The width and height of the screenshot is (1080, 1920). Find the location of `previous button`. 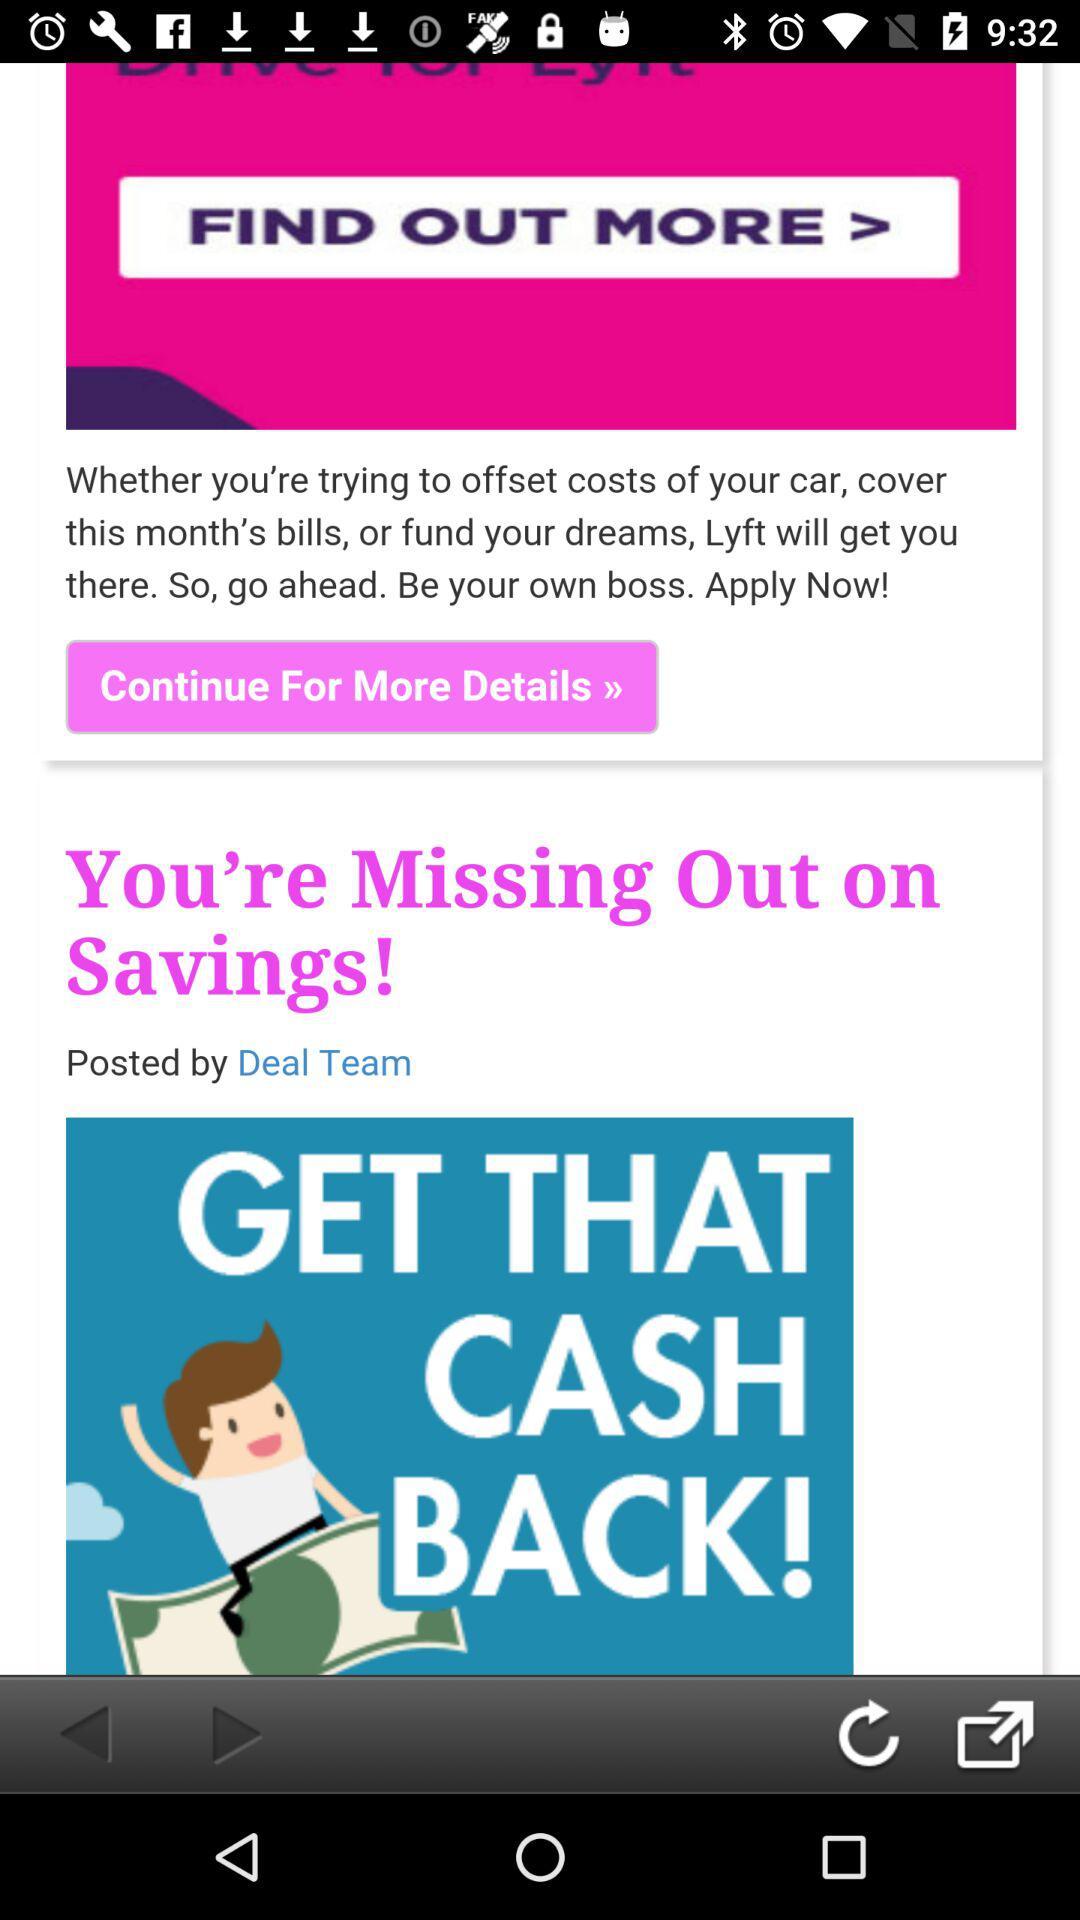

previous button is located at coordinates (62, 1733).